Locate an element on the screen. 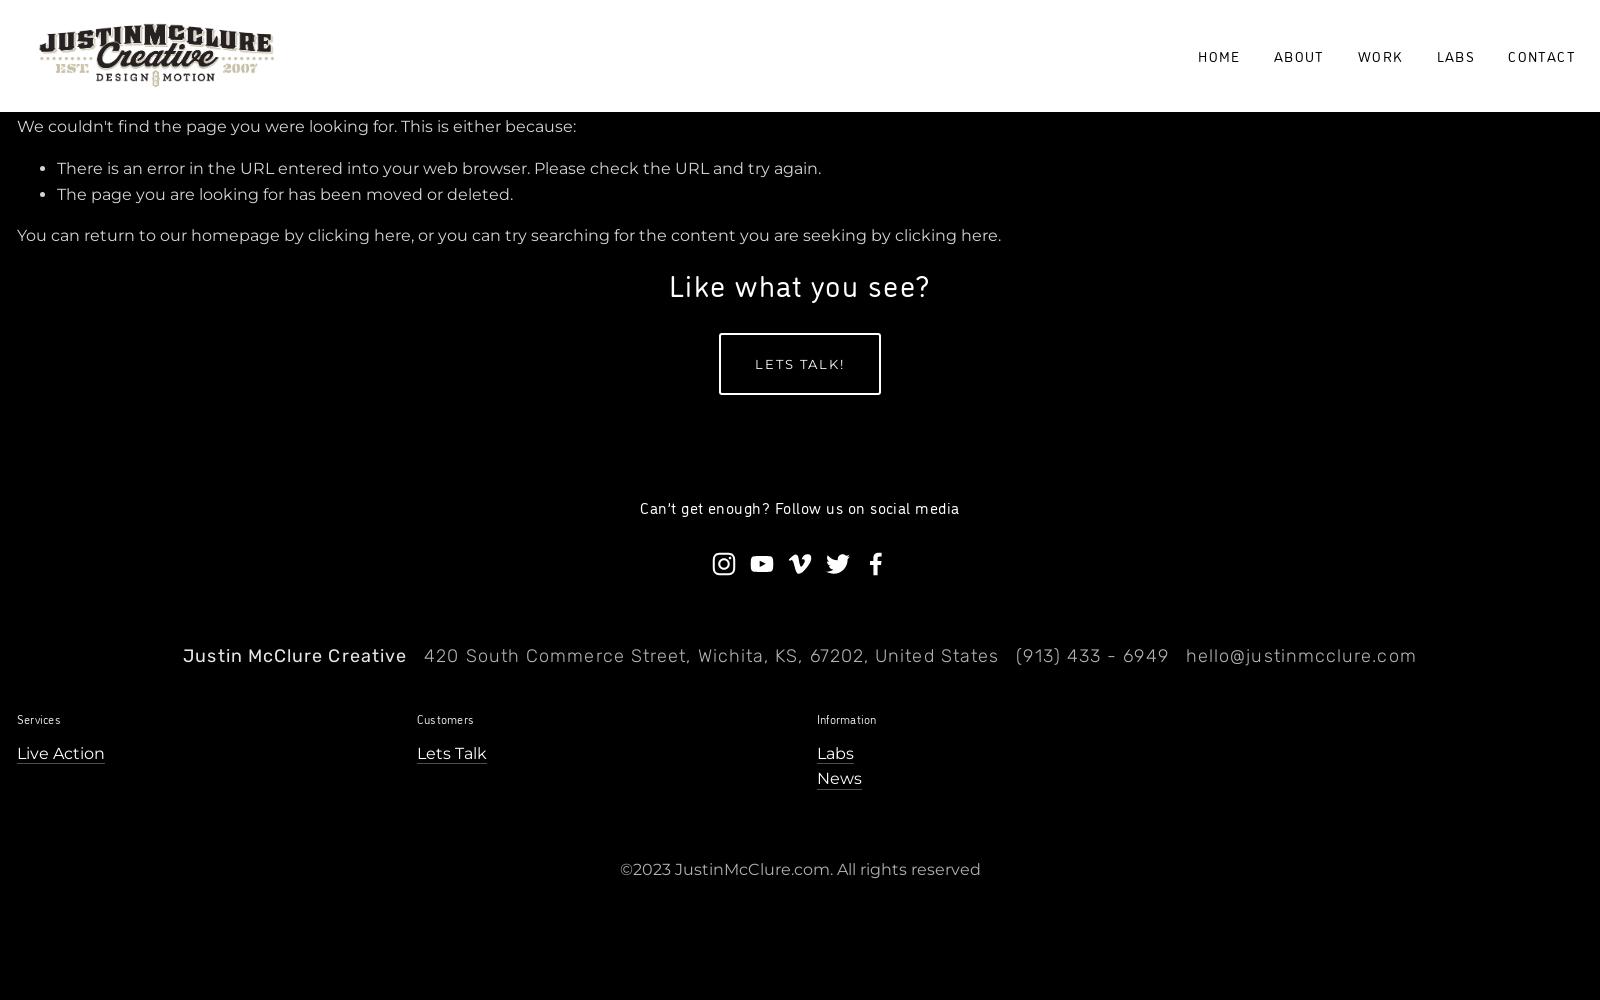 The image size is (1600, 1000). 'We couldn't find the page you were looking for. This is either because:' is located at coordinates (296, 126).